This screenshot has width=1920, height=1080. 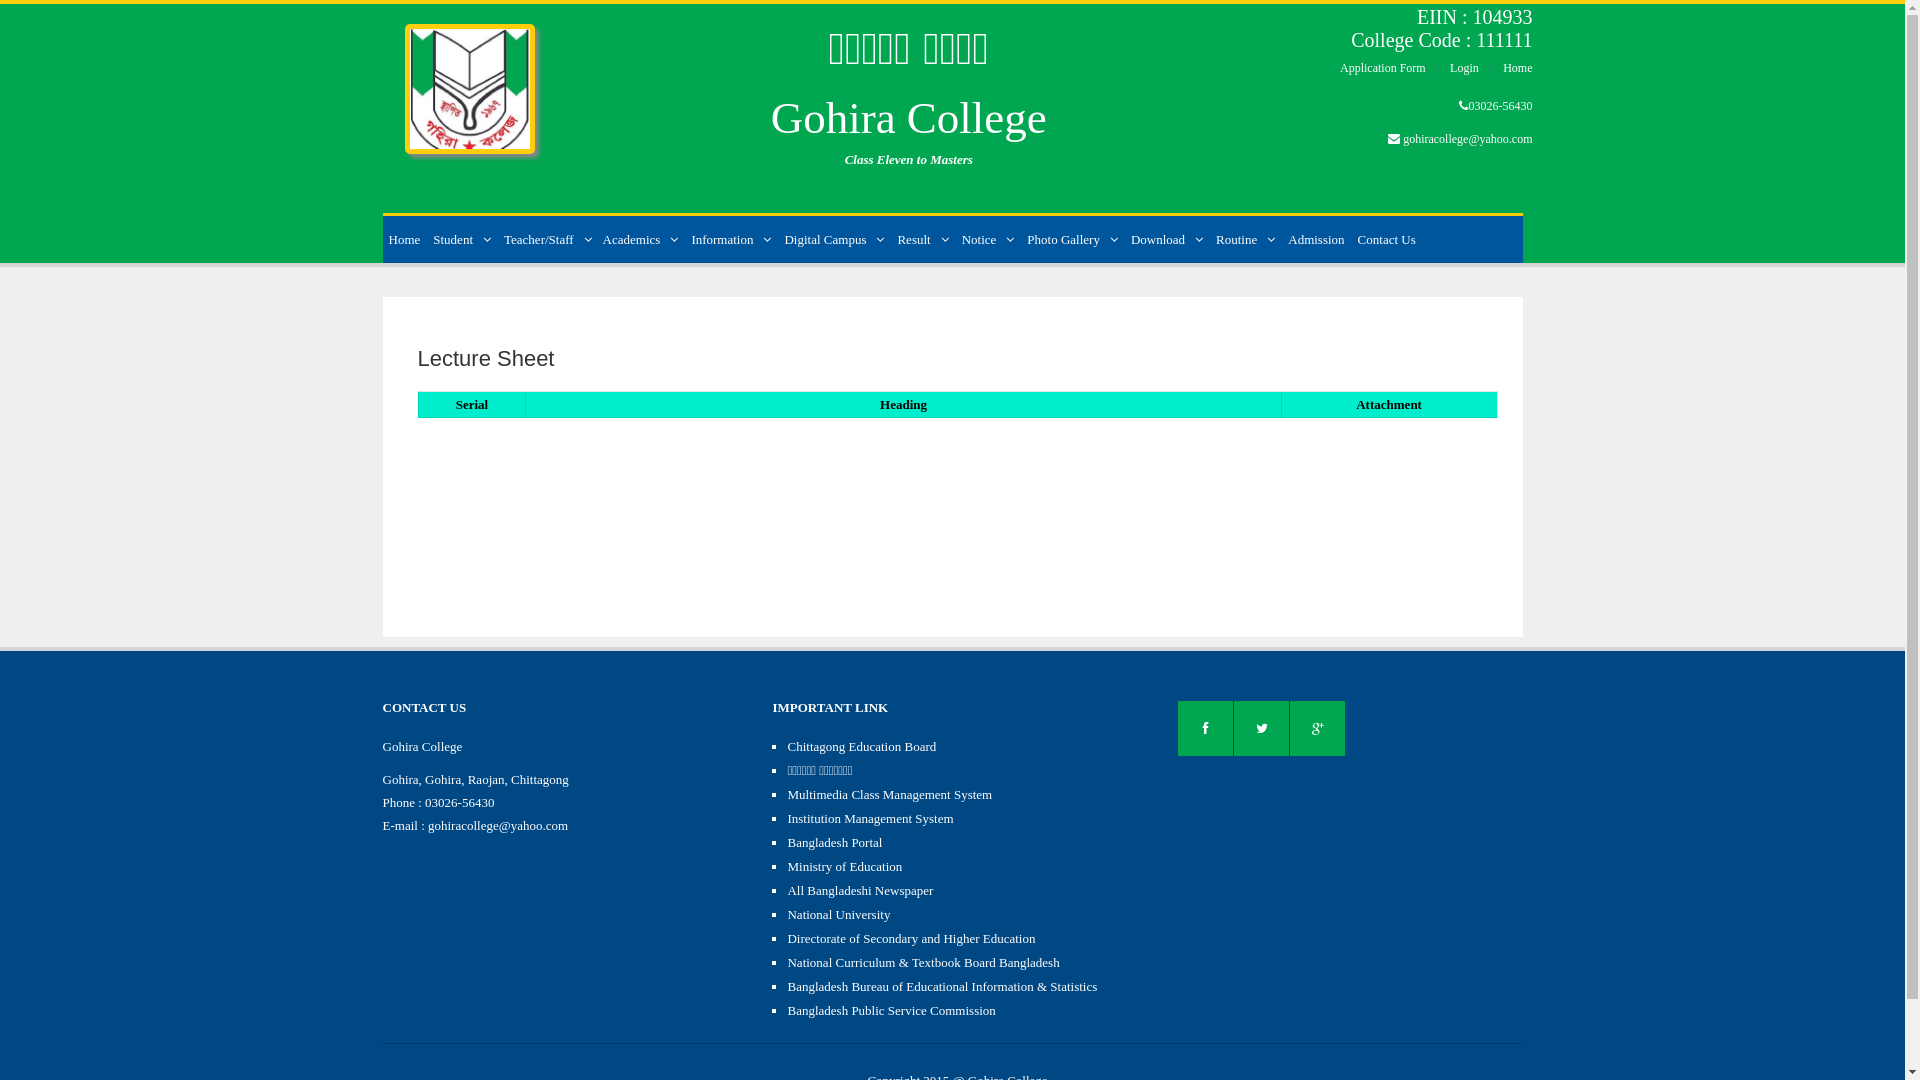 I want to click on 'Institution Management System', so click(x=869, y=818).